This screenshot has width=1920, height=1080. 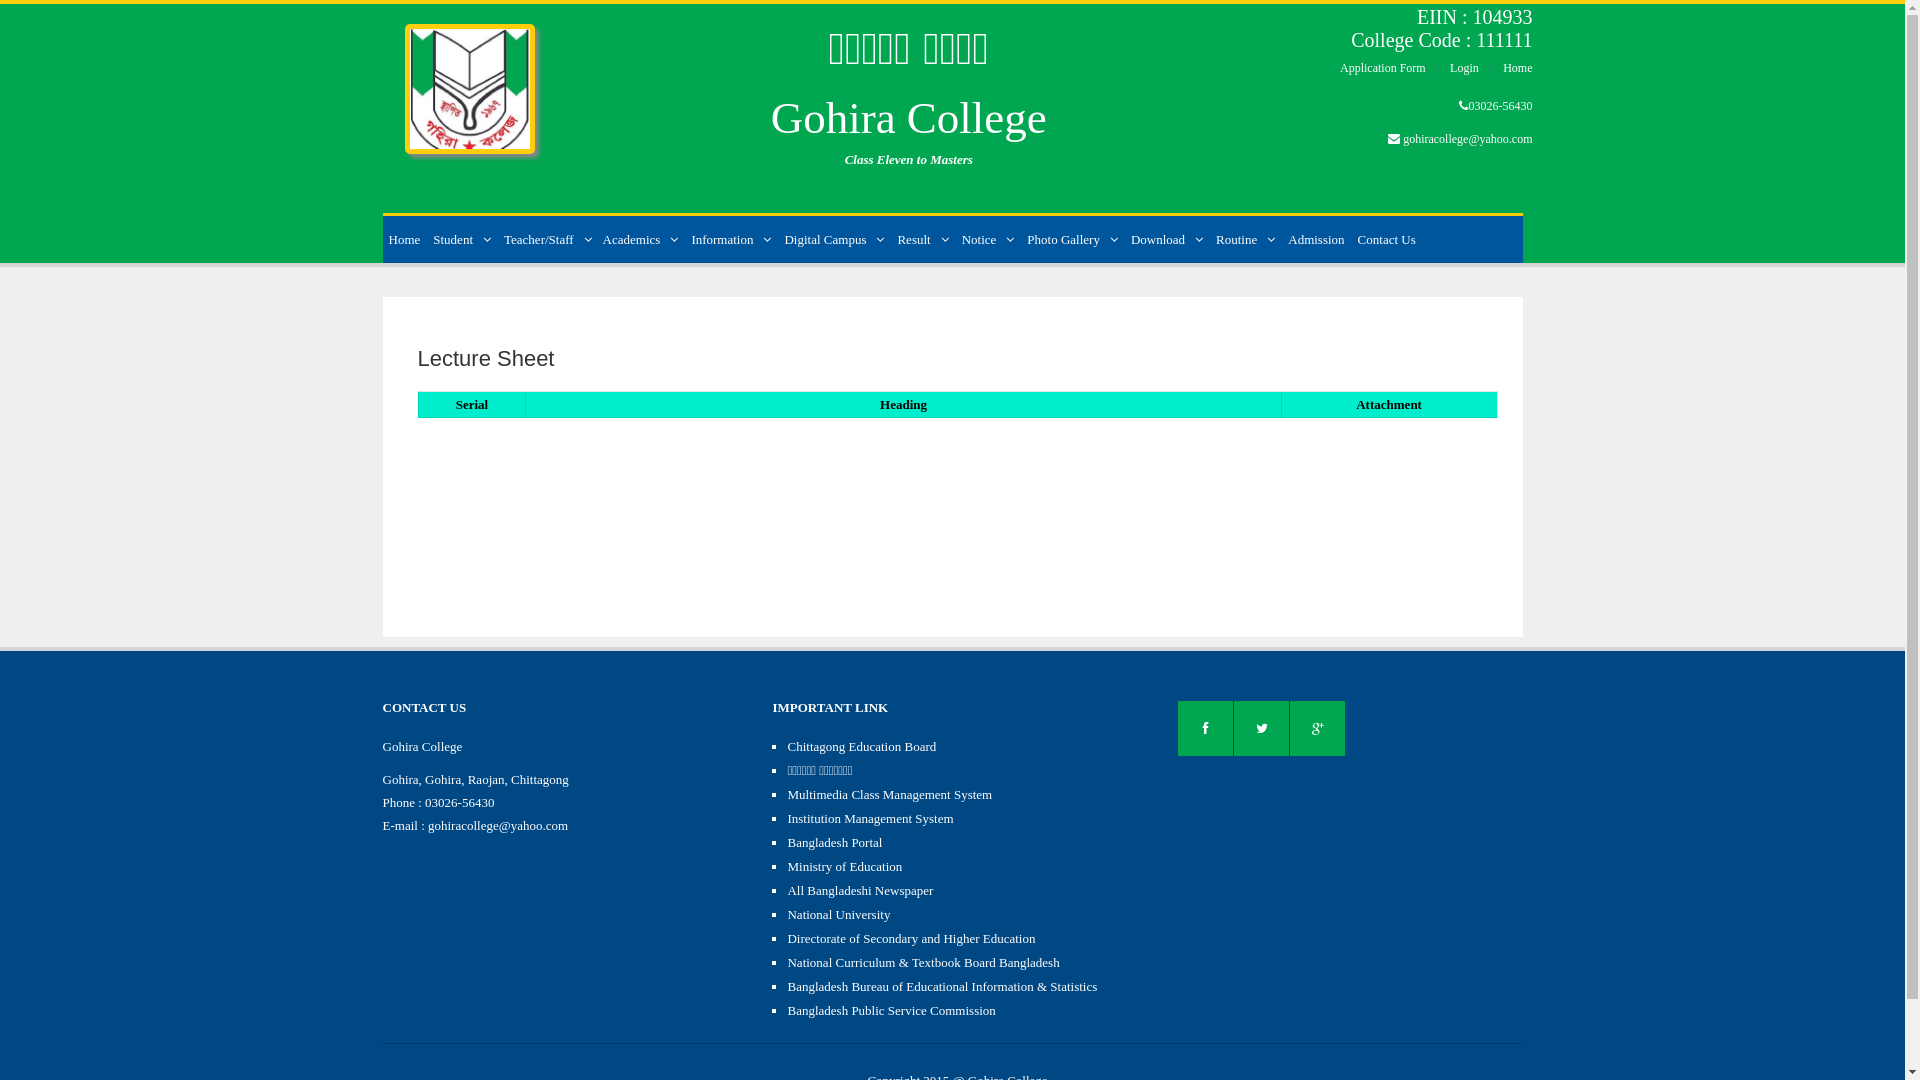 I want to click on 'Institution Management System', so click(x=869, y=818).